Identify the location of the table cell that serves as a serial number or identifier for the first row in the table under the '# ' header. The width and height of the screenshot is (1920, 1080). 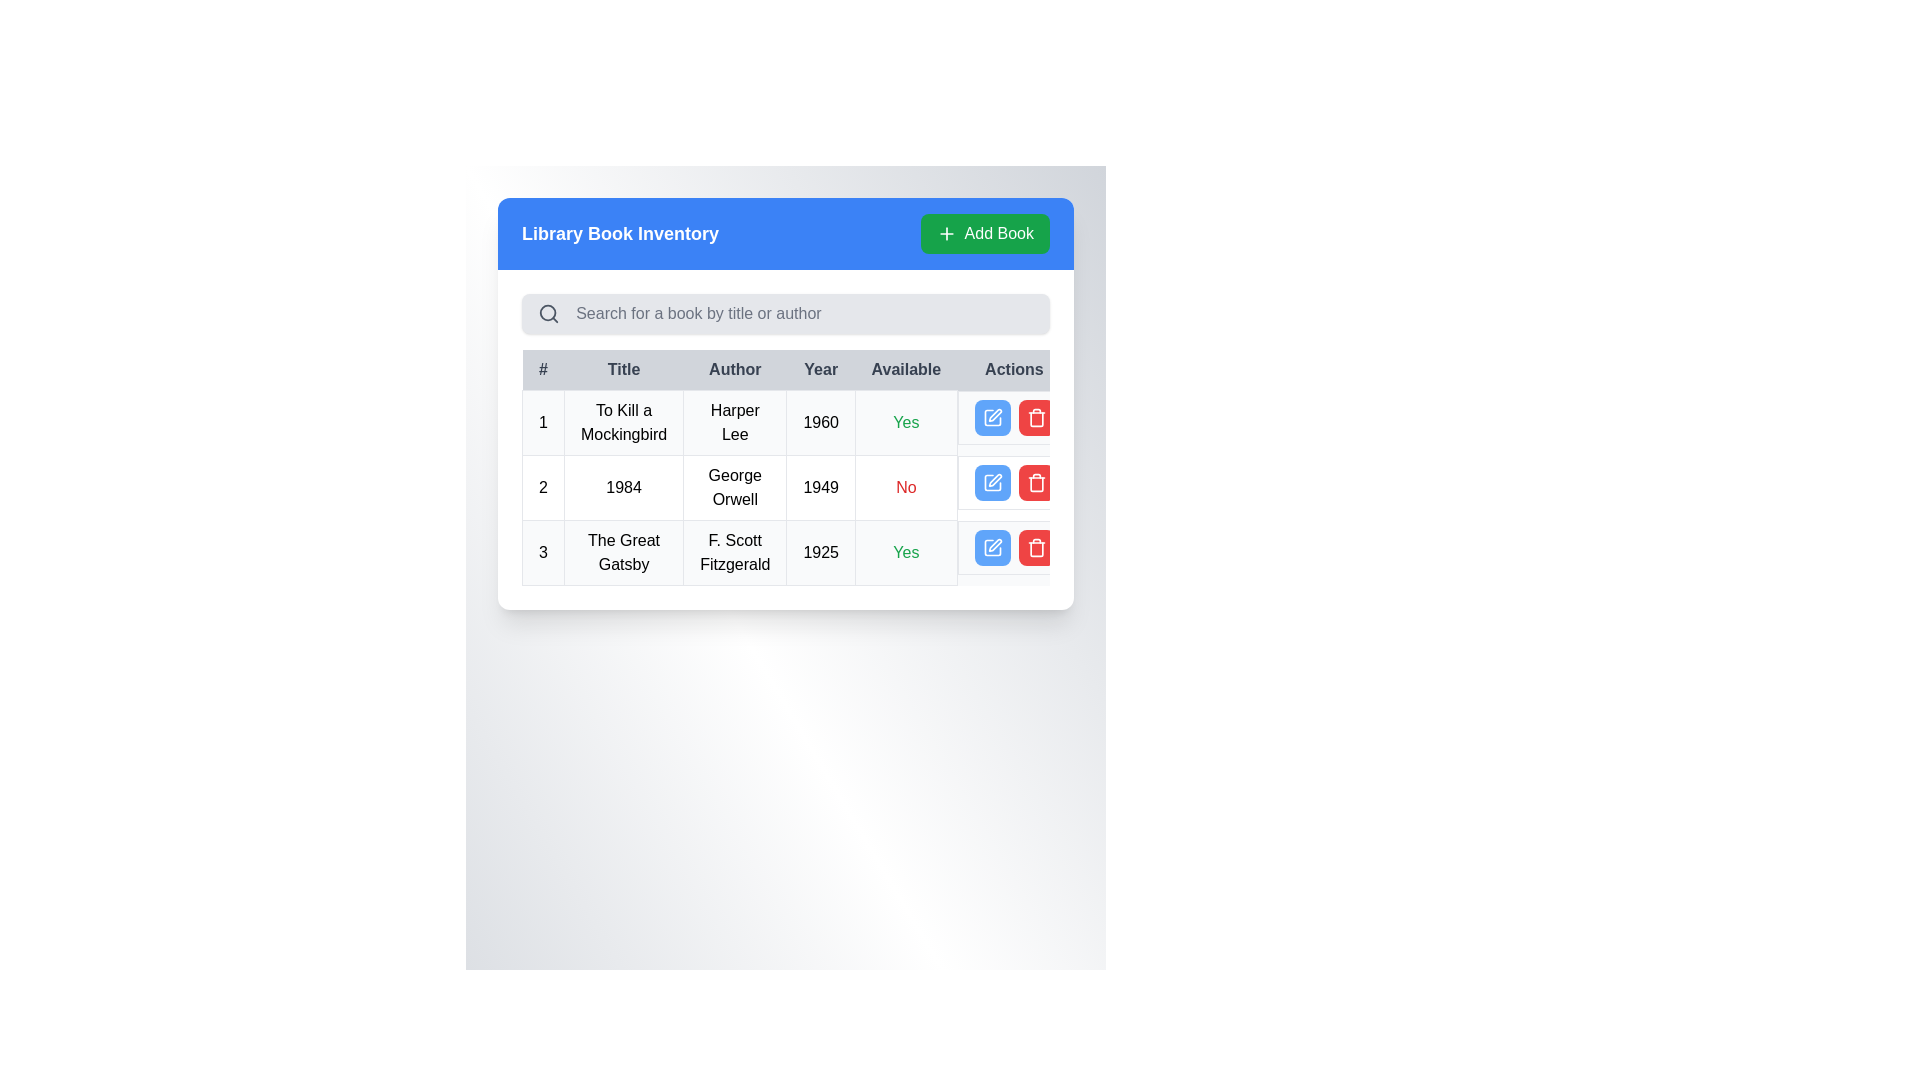
(543, 422).